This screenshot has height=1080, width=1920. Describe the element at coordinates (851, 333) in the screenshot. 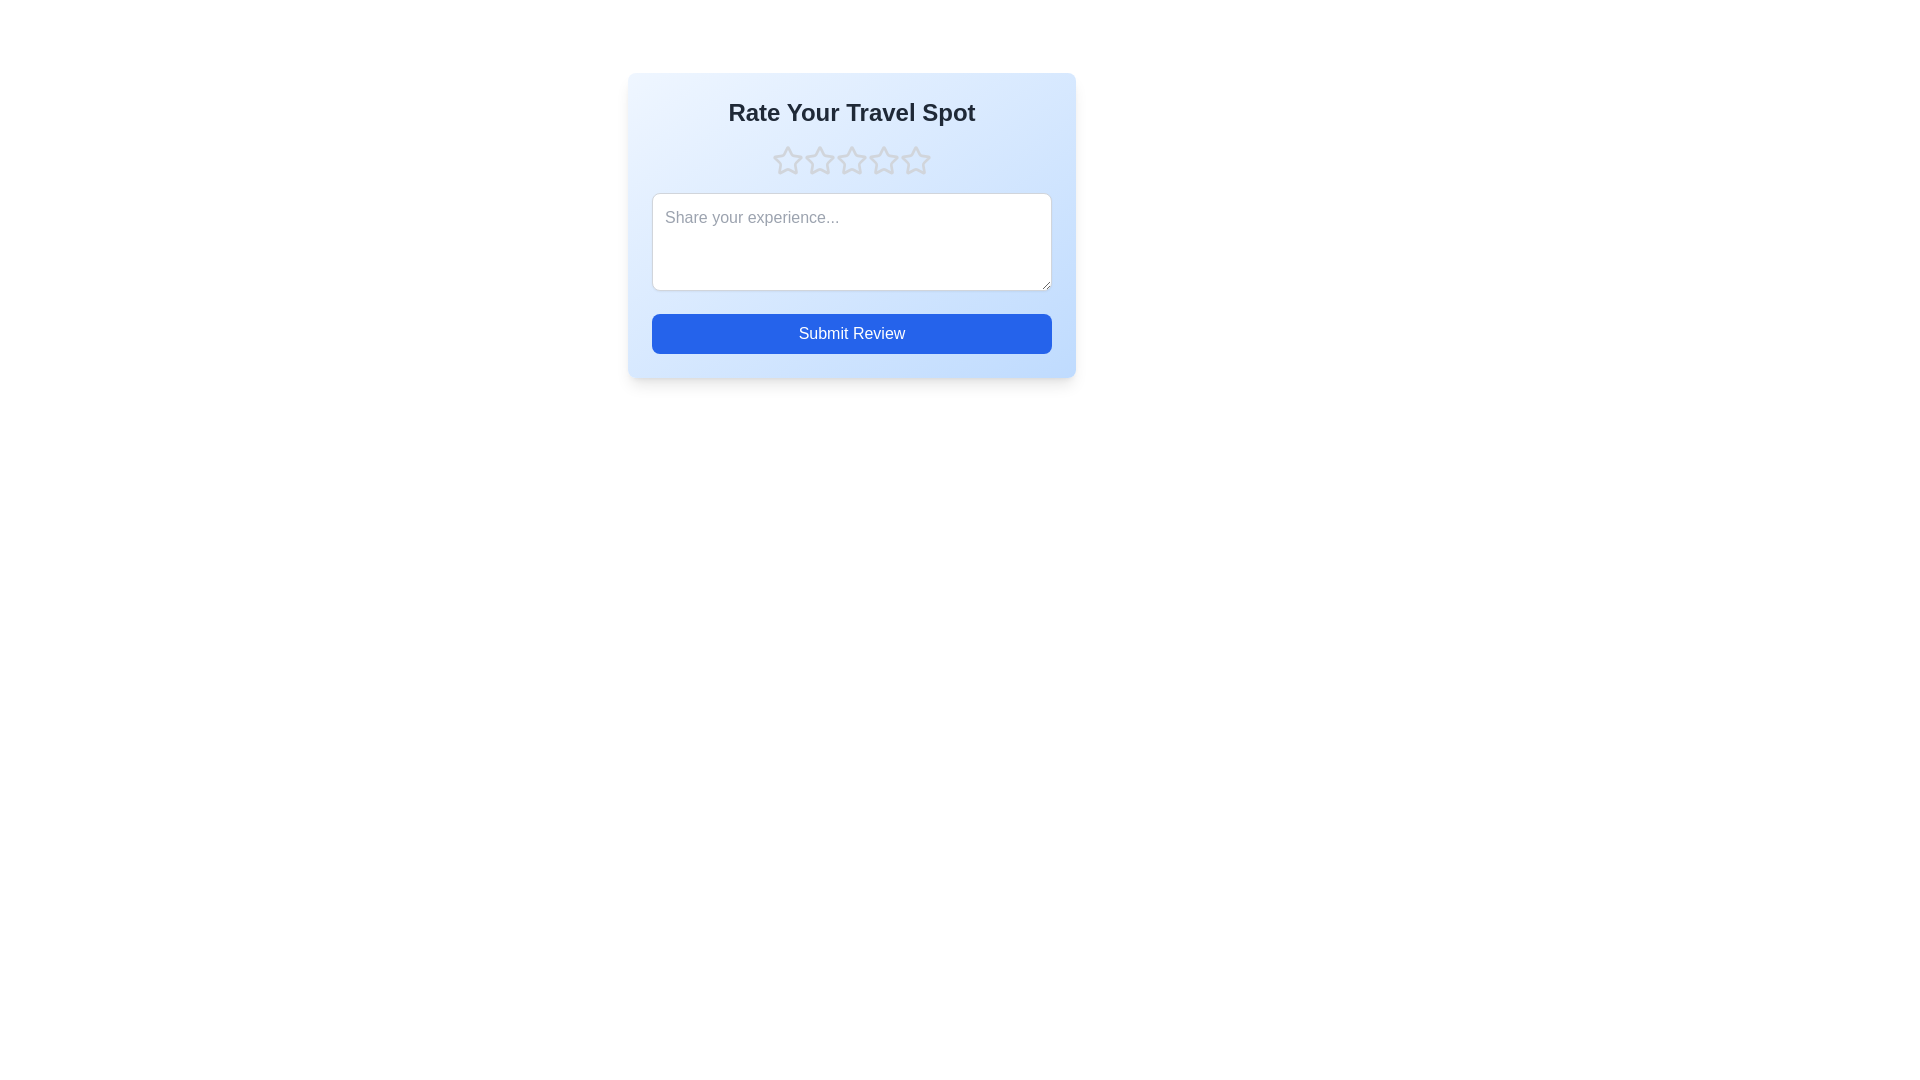

I see `'Submit Review' button to submit the review` at that location.